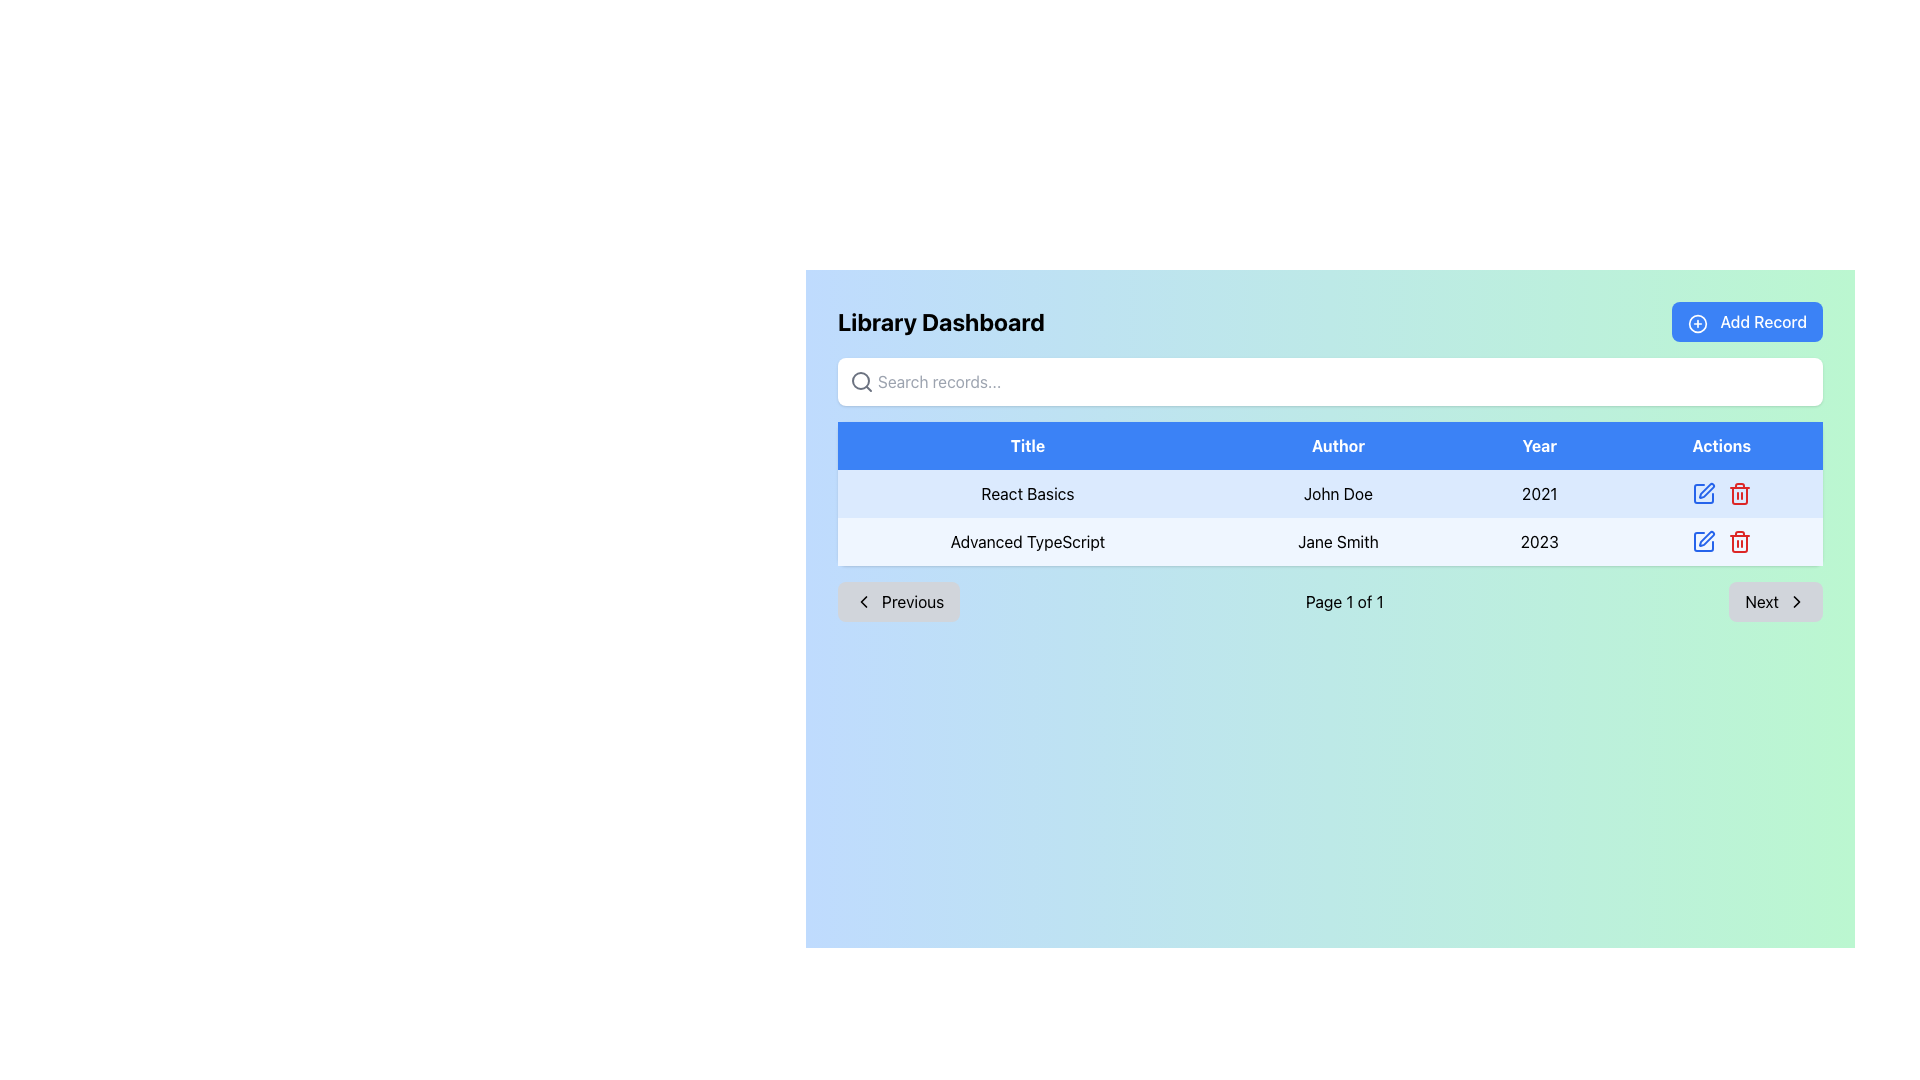 Image resolution: width=1920 pixels, height=1080 pixels. I want to click on the 'Add New Record' button located at the top-right corner of the interface, so click(1746, 320).